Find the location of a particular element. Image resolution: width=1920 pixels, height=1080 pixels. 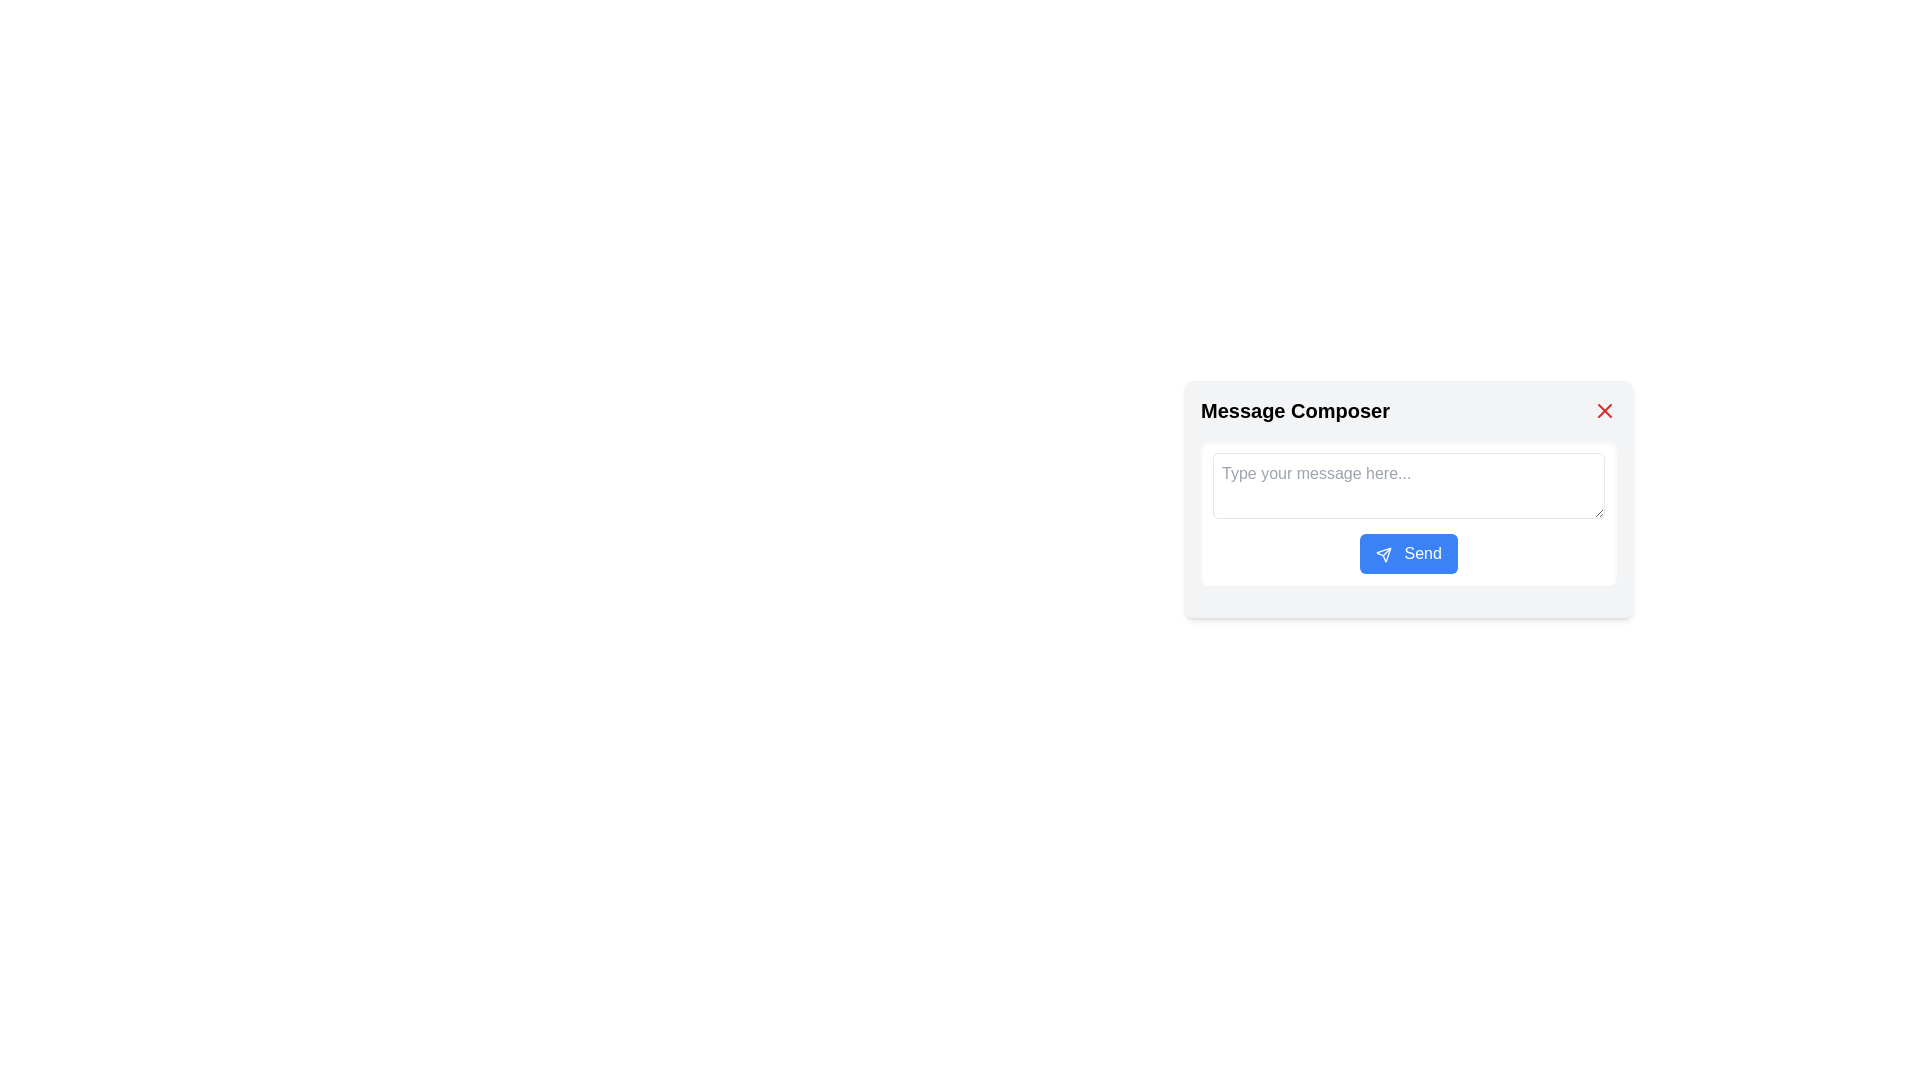

the triangular send icon located to the left of the 'Send' button within the 'Message Composer' modal is located at coordinates (1383, 554).